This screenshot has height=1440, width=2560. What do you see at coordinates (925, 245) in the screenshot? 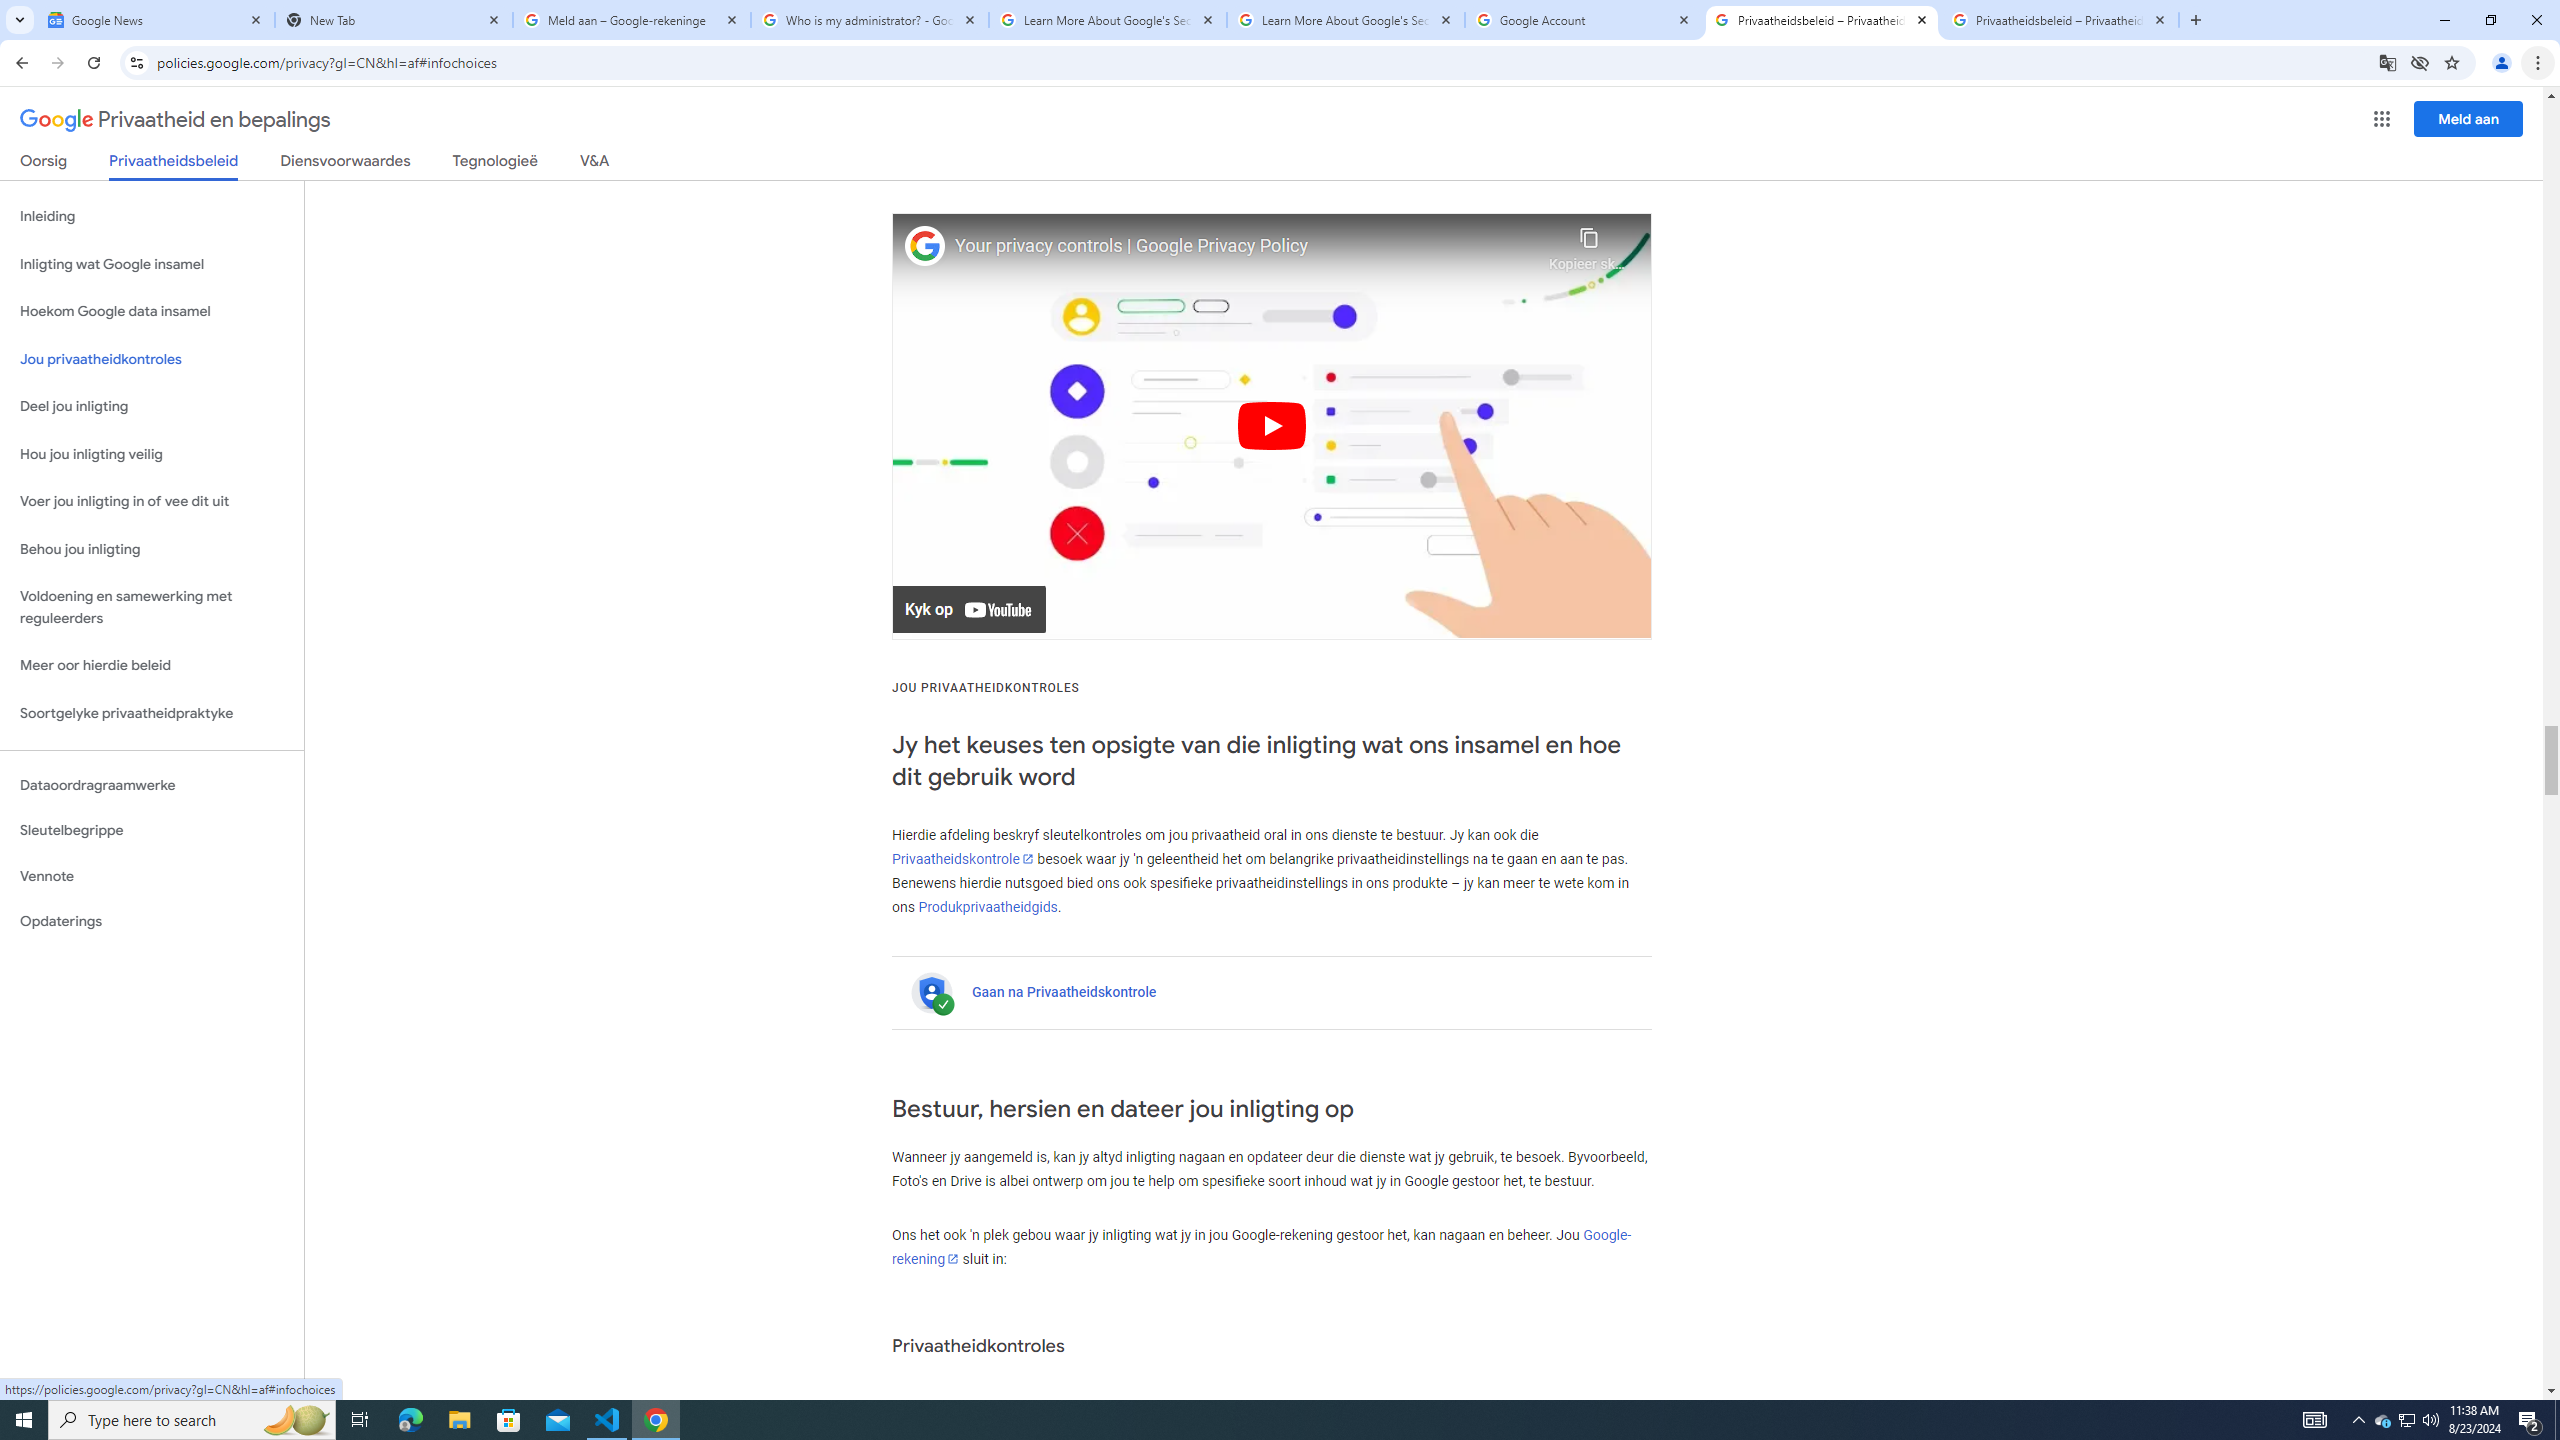
I see `'Fotobeeld van Google'` at bounding box center [925, 245].